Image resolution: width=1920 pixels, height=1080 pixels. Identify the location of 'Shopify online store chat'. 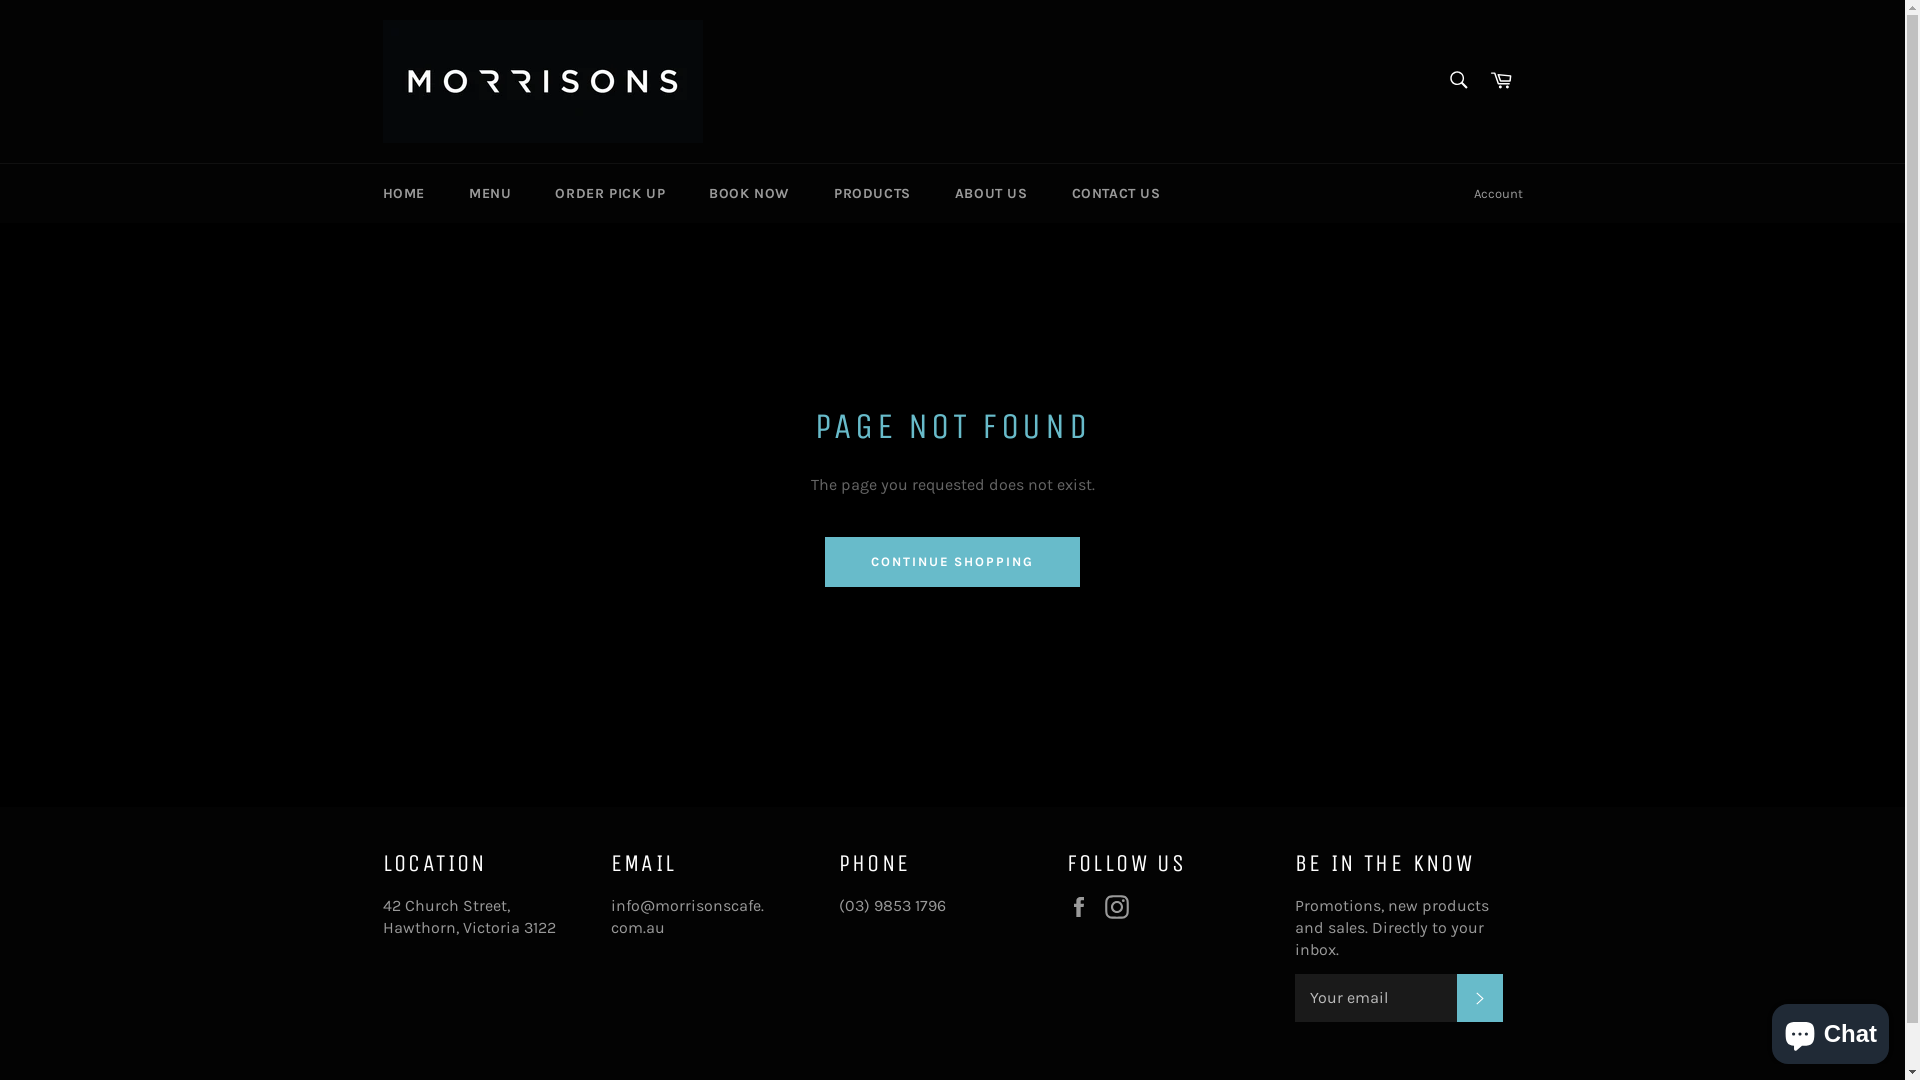
(1830, 1029).